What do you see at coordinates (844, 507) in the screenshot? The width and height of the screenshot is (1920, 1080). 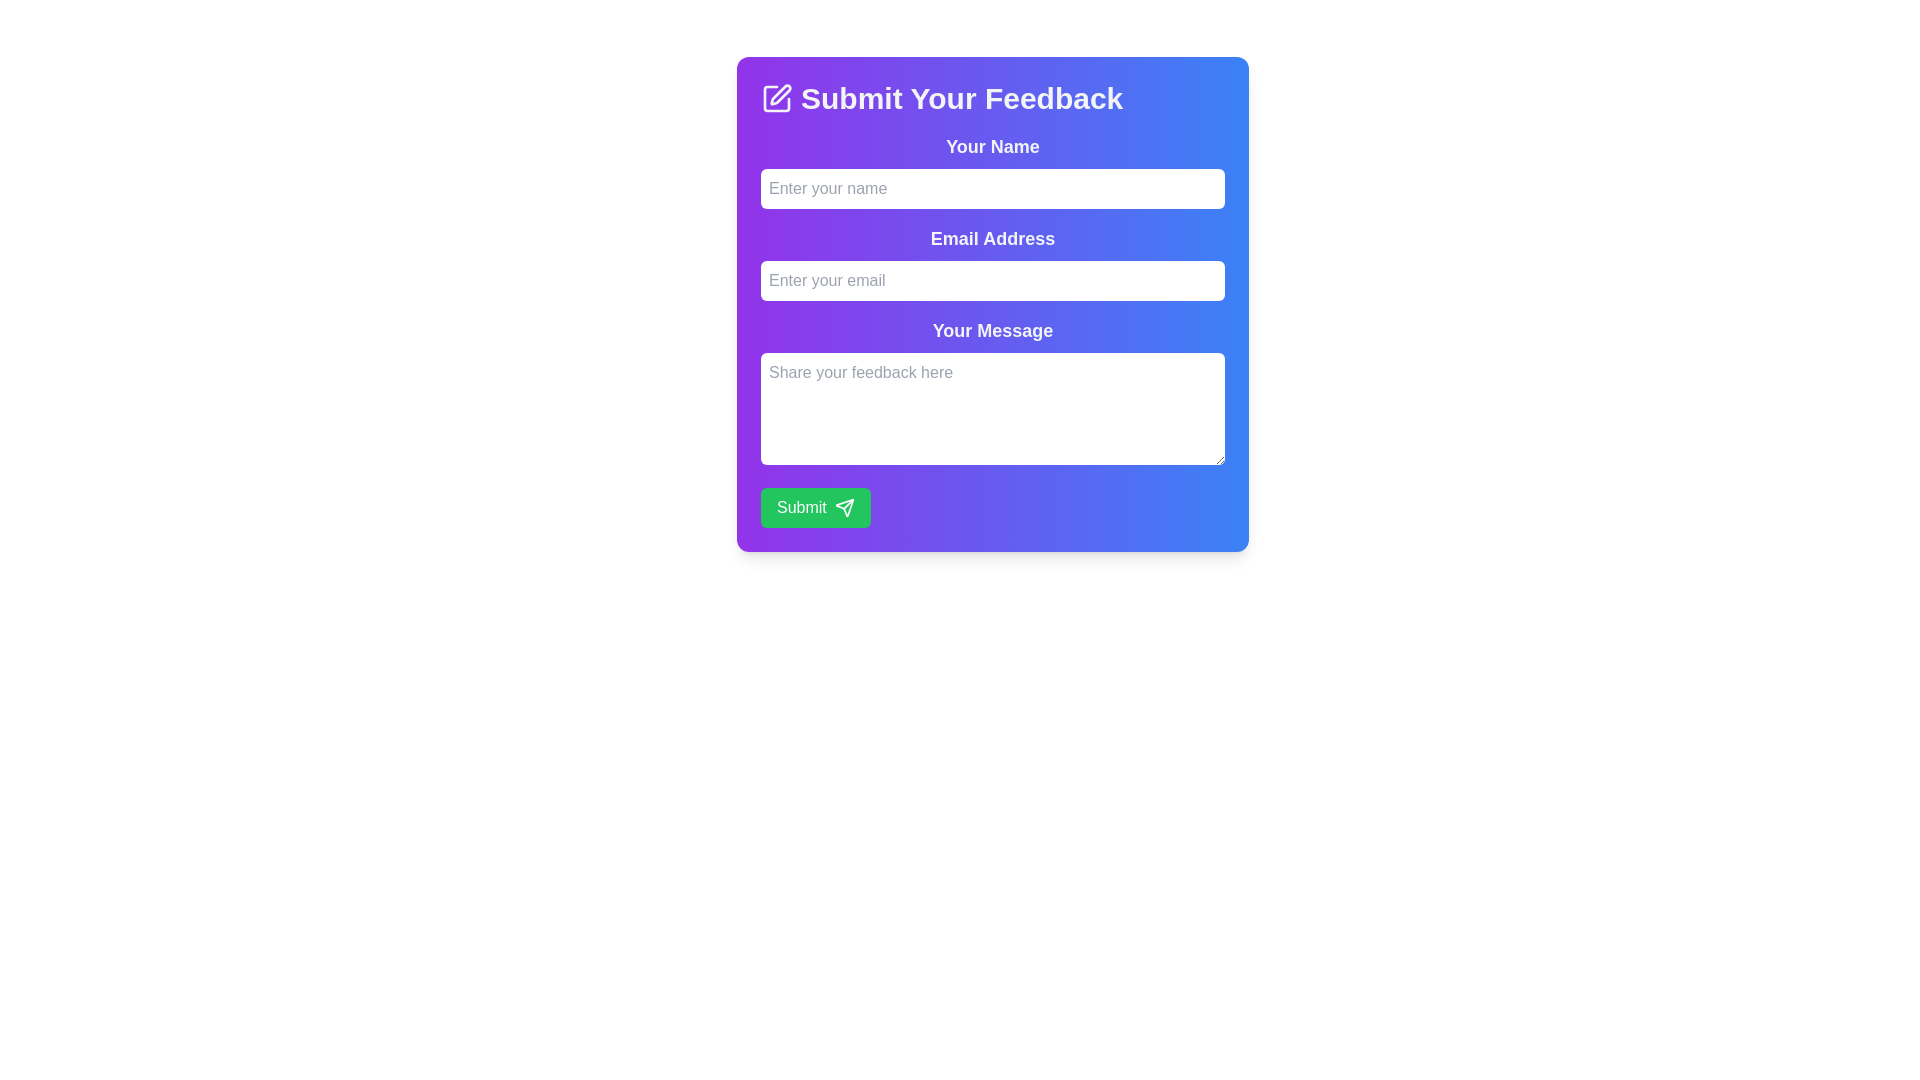 I see `the 'Submit' button which is located below the input fields for the feedback form and to the left of the submit icon` at bounding box center [844, 507].